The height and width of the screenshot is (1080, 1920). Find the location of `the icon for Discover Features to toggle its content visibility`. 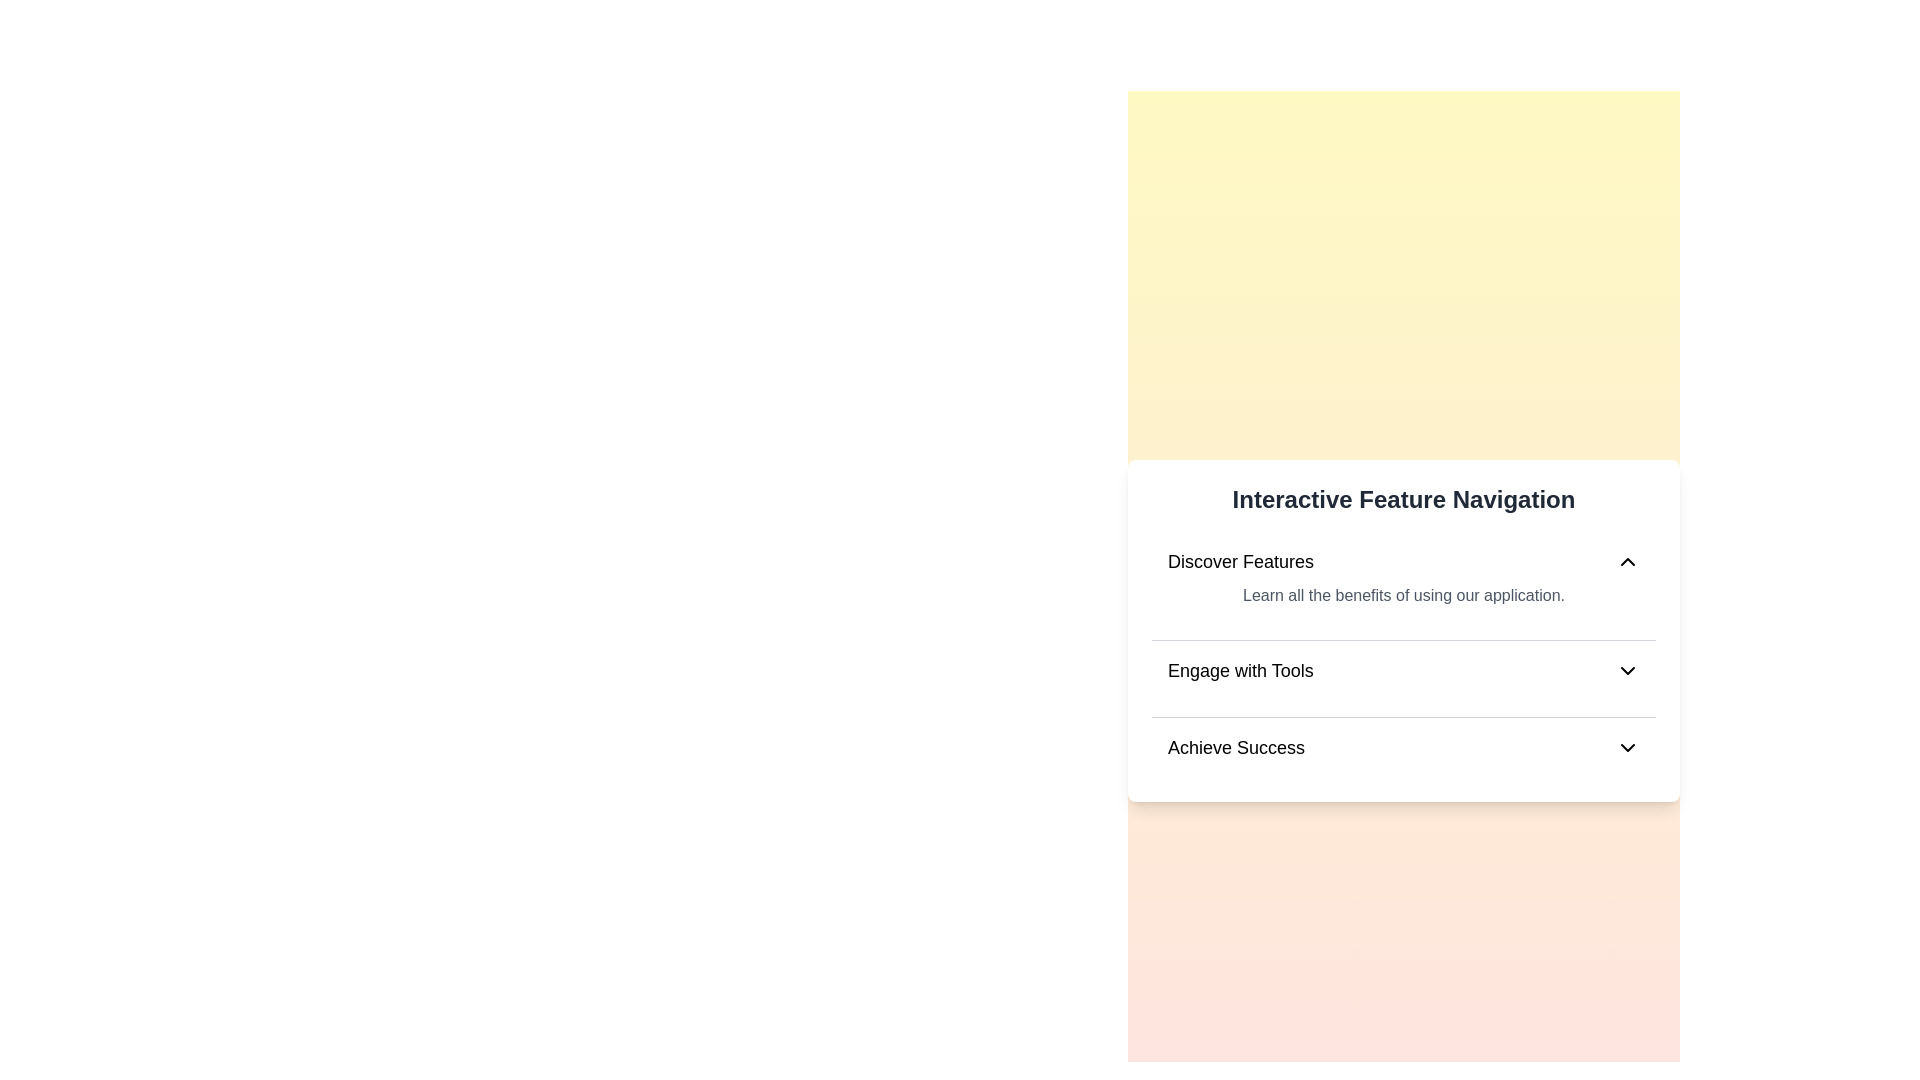

the icon for Discover Features to toggle its content visibility is located at coordinates (1627, 562).